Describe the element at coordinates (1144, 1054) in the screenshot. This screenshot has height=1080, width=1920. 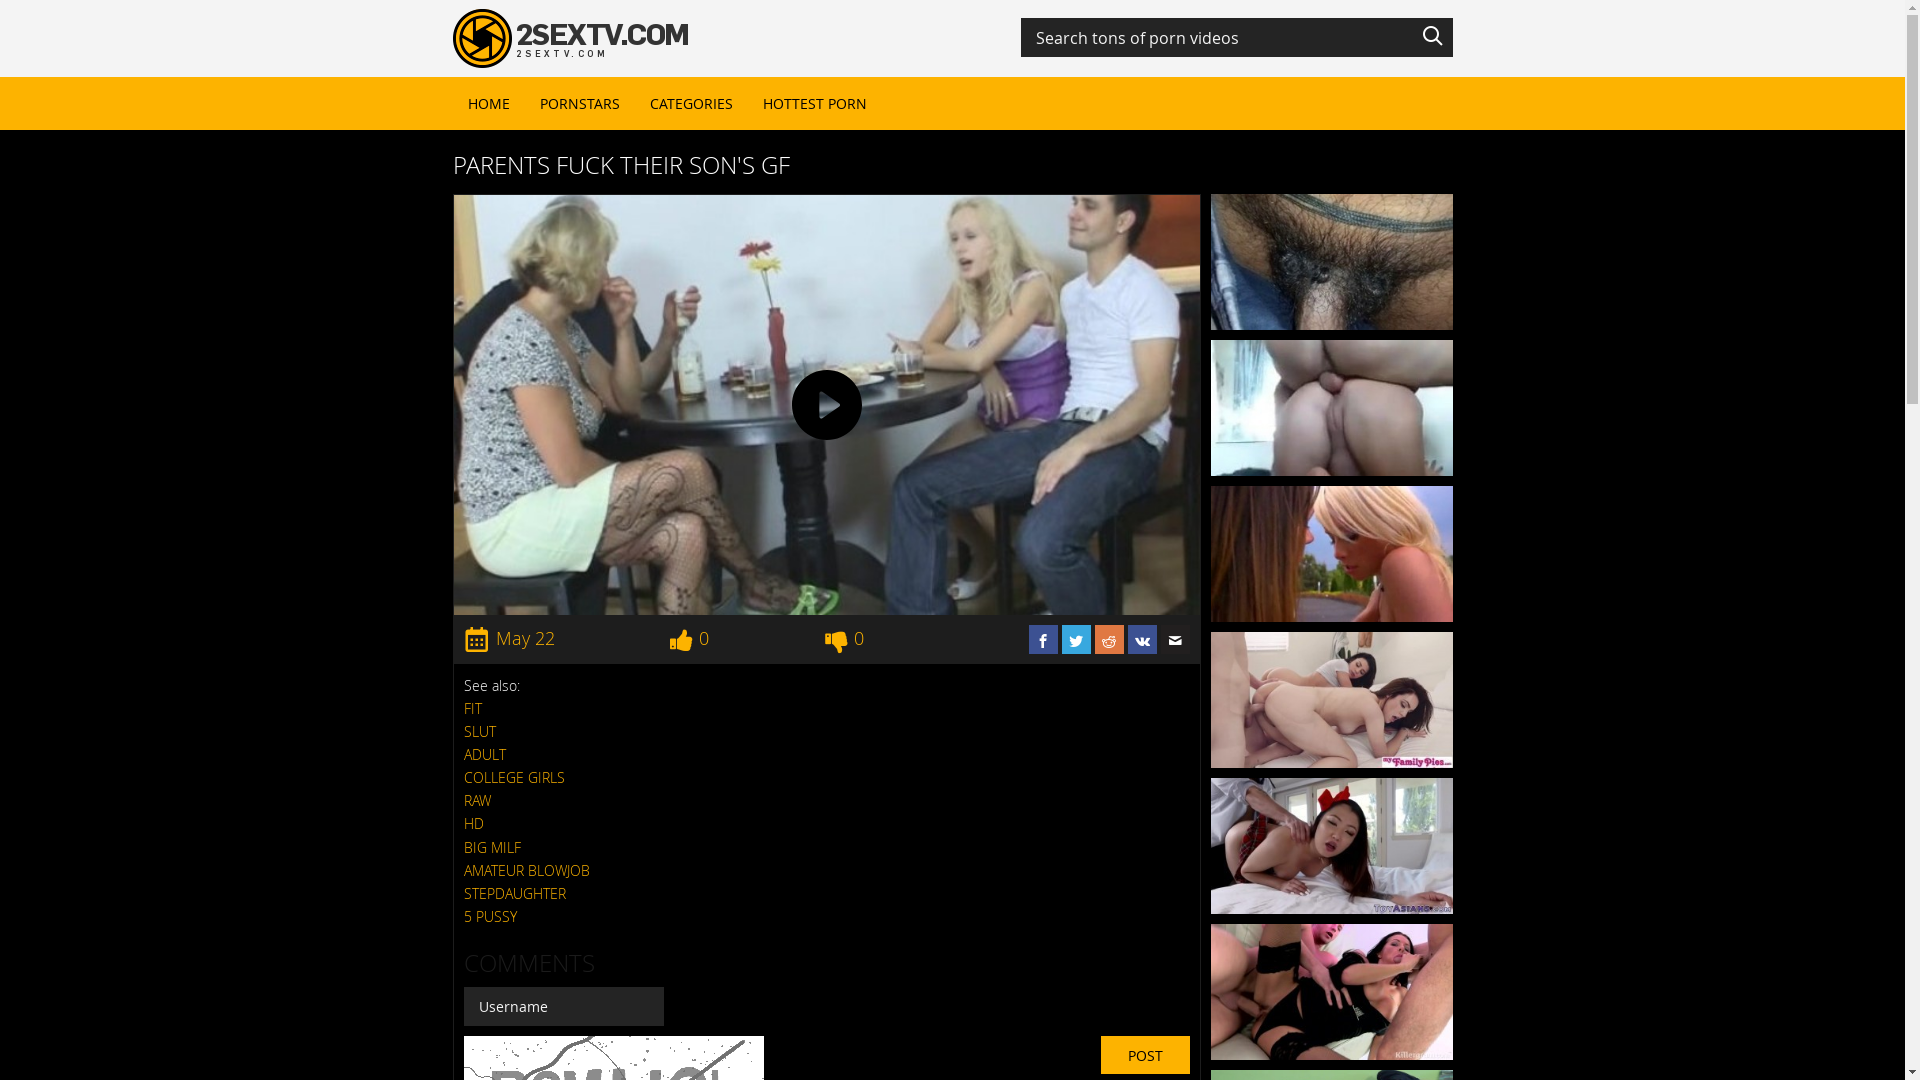
I see `'POST'` at that location.